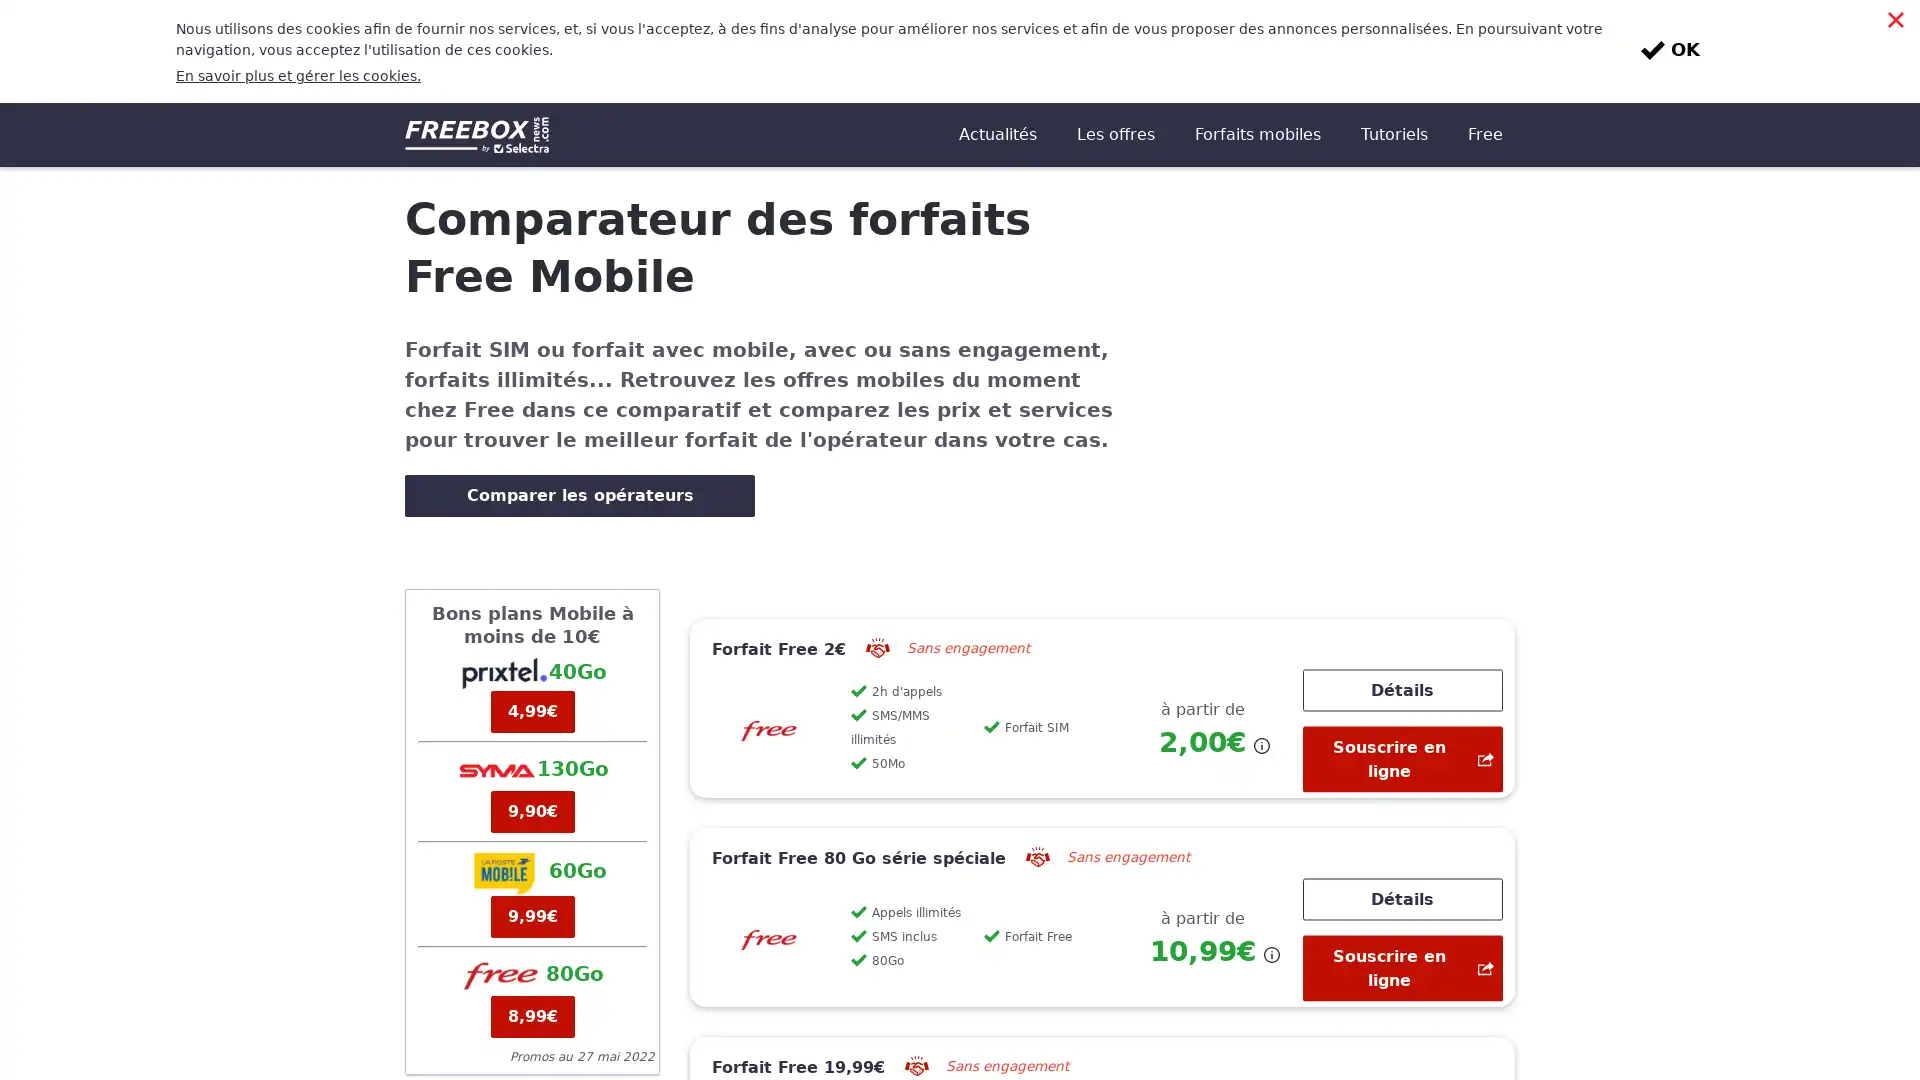 Image resolution: width=1920 pixels, height=1080 pixels. I want to click on Comparer les operateurs, so click(579, 392).